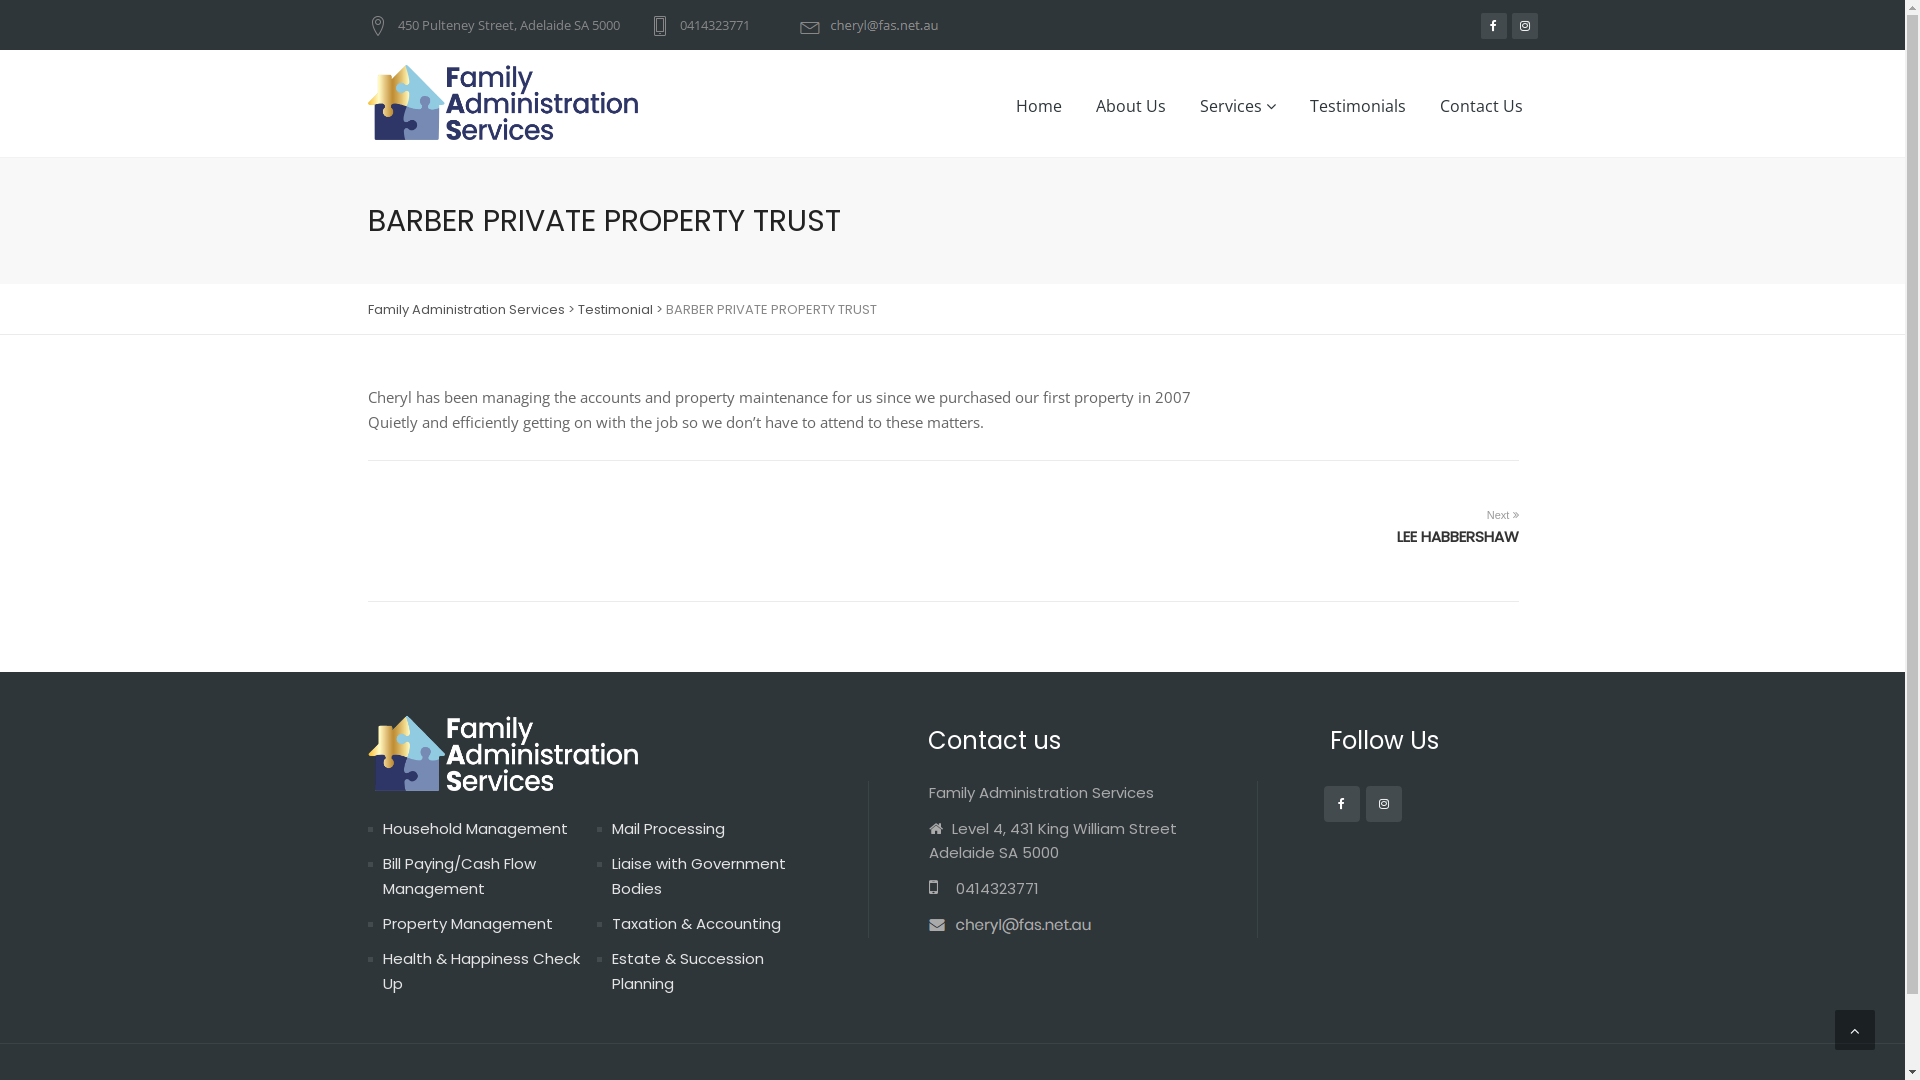 The height and width of the screenshot is (1080, 1920). Describe the element at coordinates (1480, 105) in the screenshot. I see `'Contact Us'` at that location.